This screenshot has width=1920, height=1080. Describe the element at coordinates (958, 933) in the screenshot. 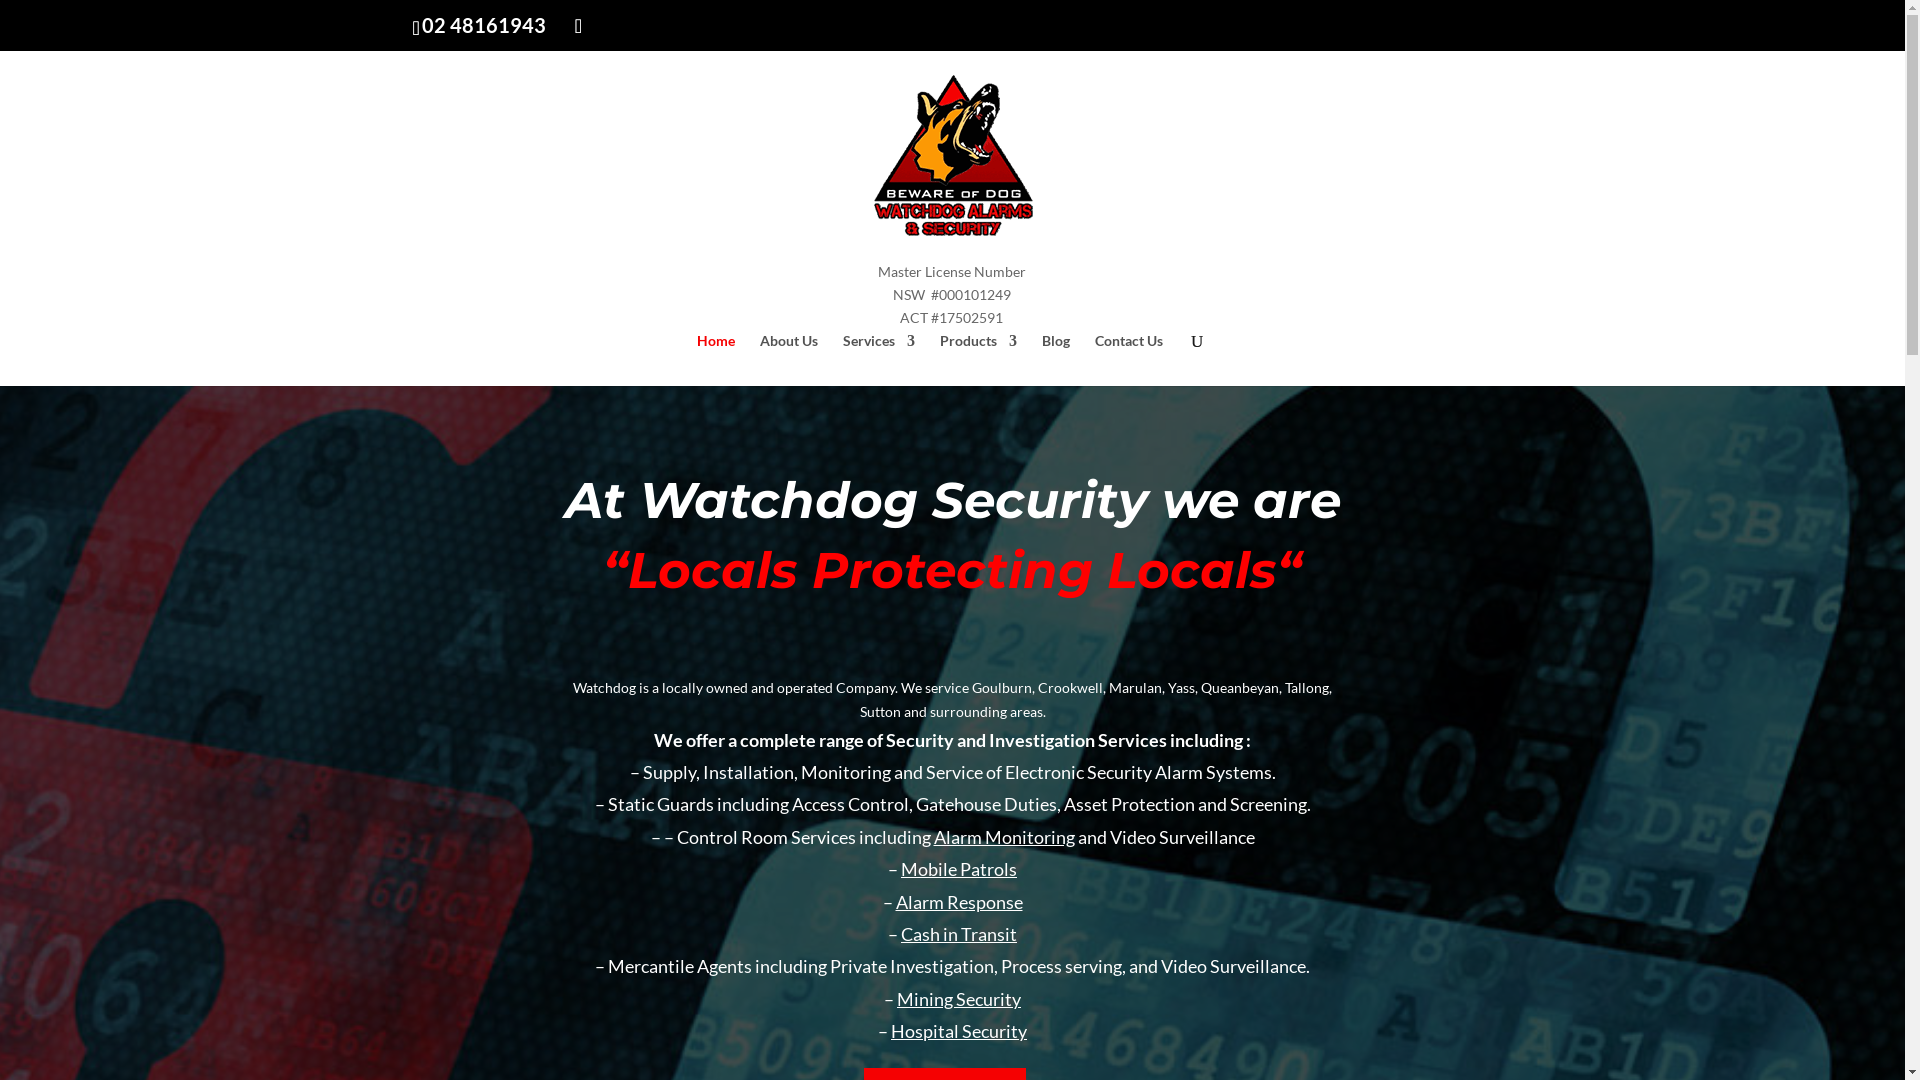

I see `'Cash in Transit'` at that location.